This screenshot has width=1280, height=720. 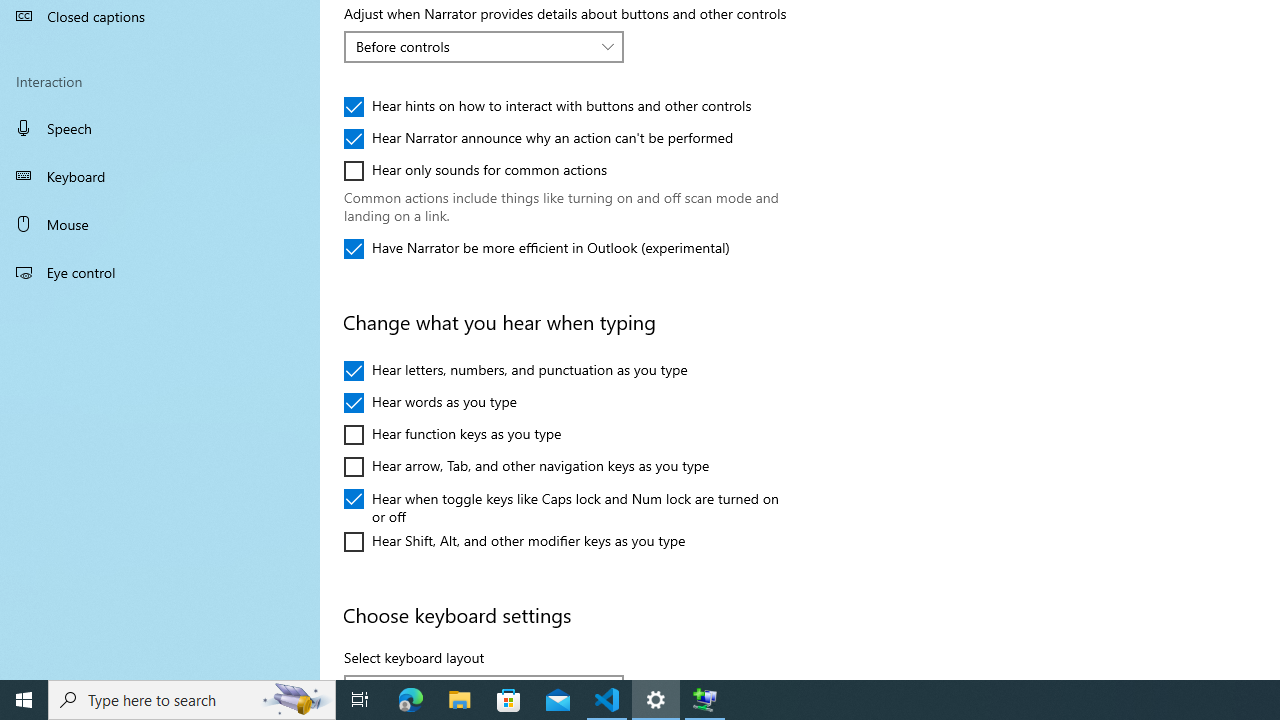 What do you see at coordinates (160, 271) in the screenshot?
I see `'Eye control'` at bounding box center [160, 271].